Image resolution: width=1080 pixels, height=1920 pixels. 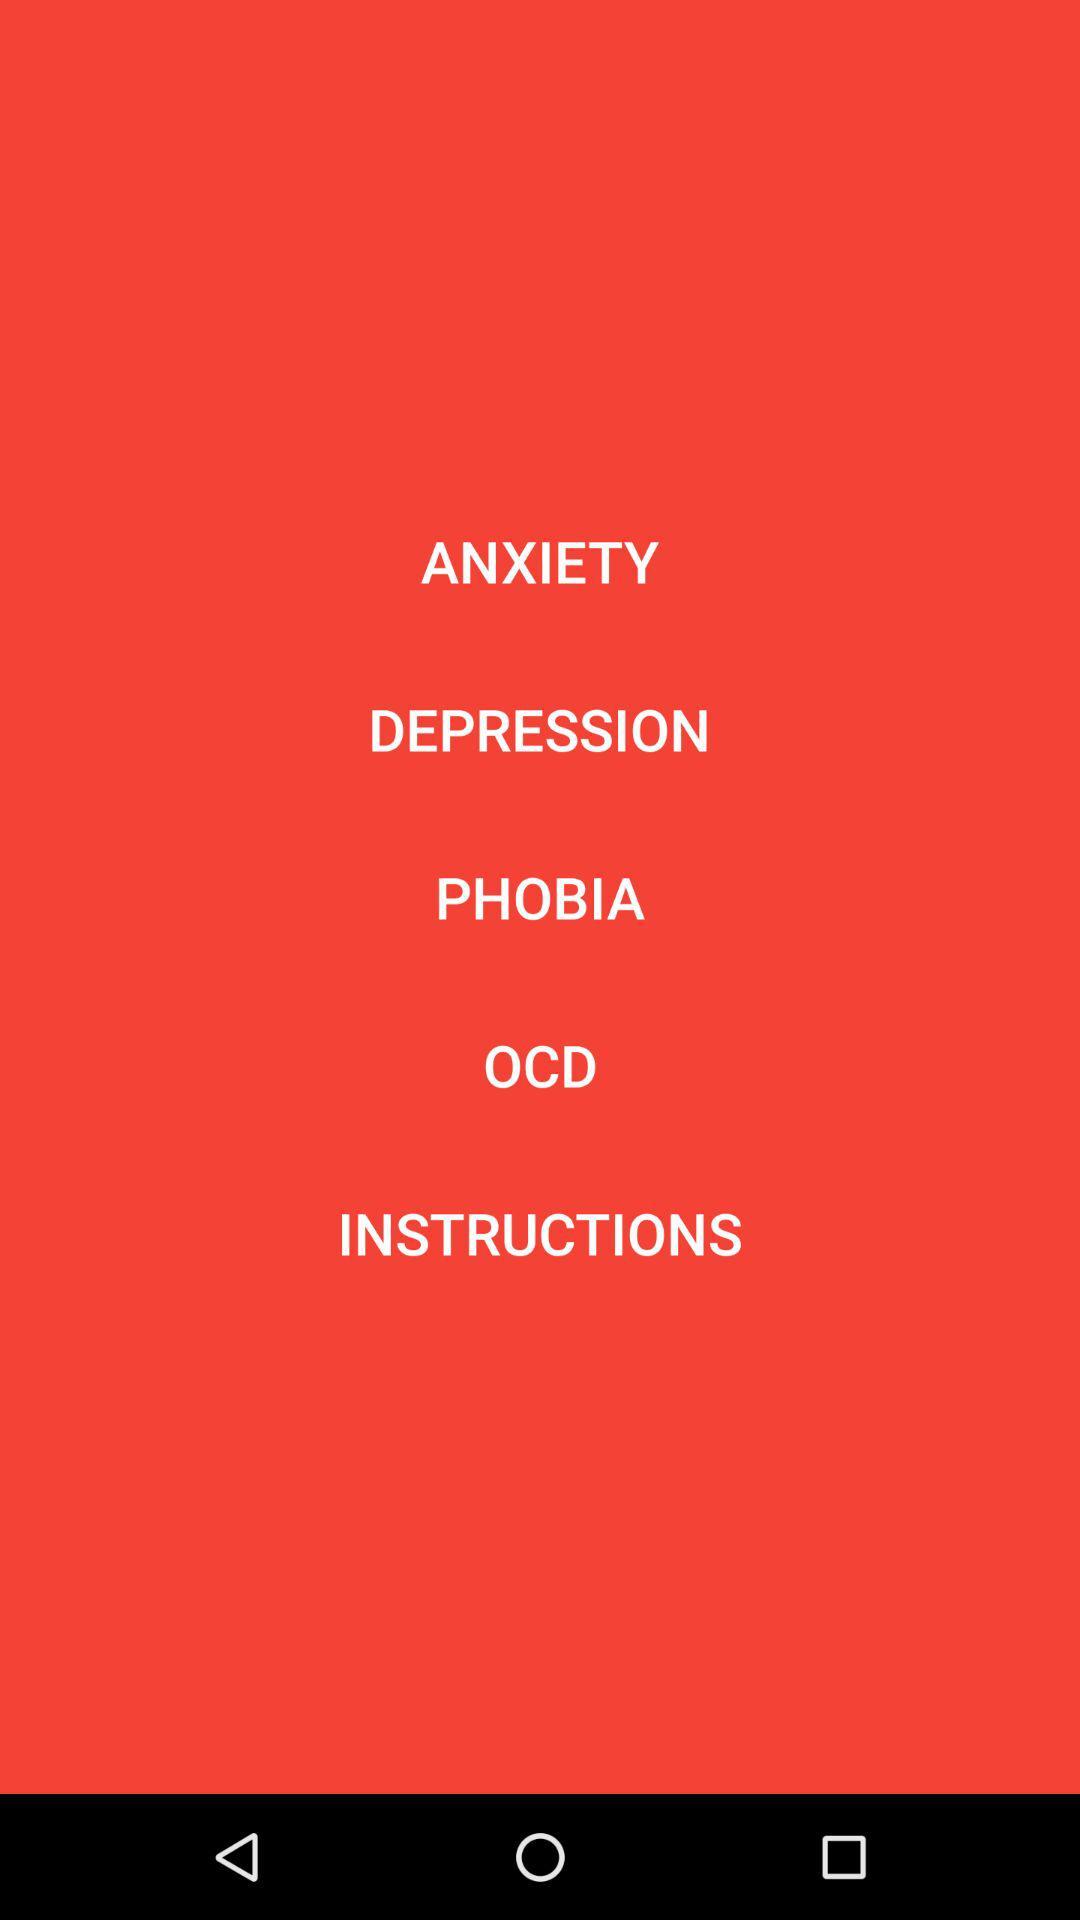 I want to click on the anxiety at the top, so click(x=540, y=560).